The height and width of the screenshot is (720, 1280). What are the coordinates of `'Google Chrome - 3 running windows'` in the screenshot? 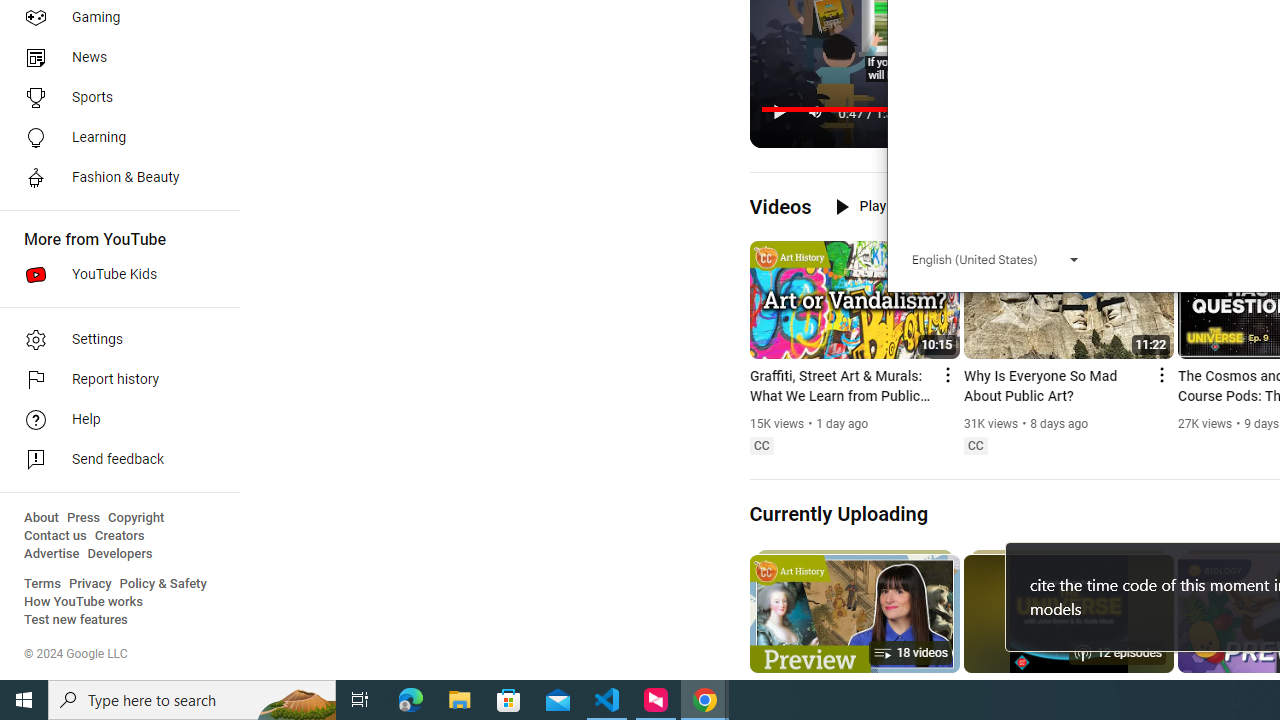 It's located at (705, 698).